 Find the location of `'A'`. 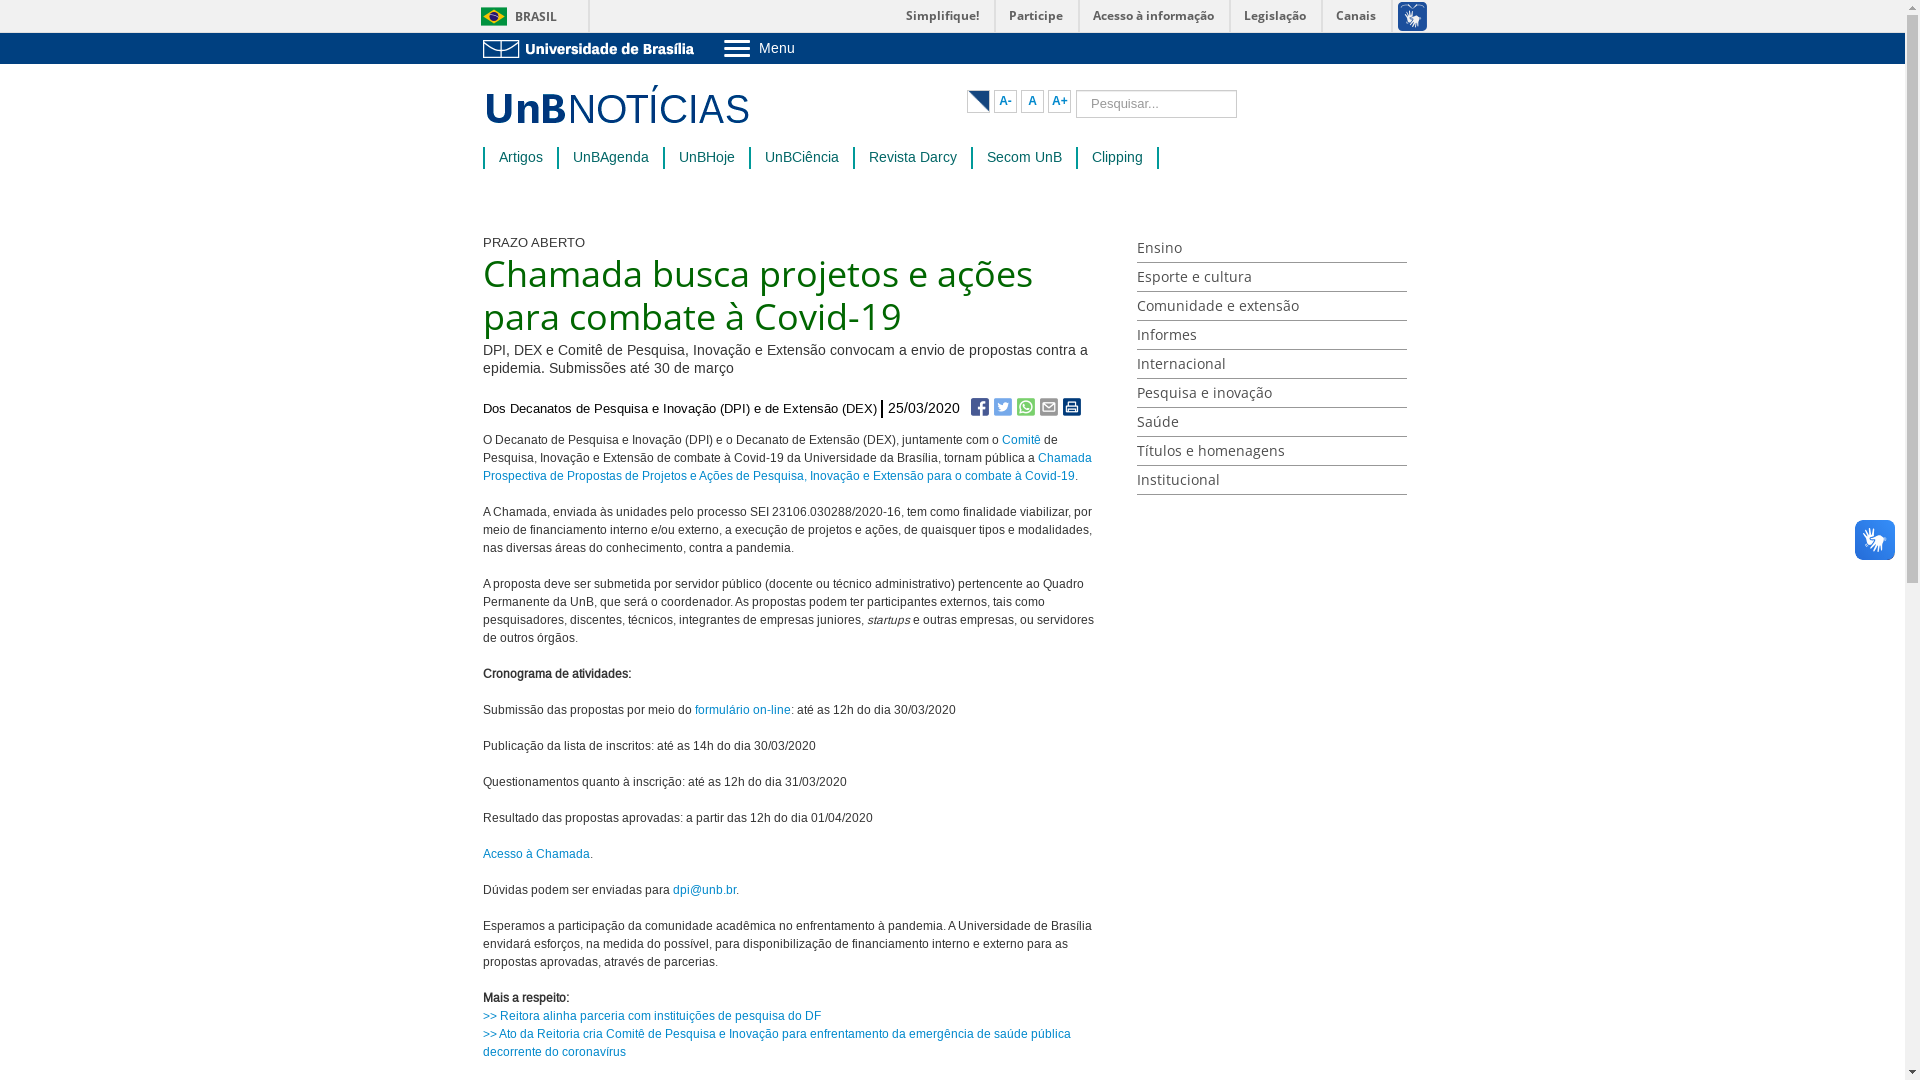

'A' is located at coordinates (1032, 101).